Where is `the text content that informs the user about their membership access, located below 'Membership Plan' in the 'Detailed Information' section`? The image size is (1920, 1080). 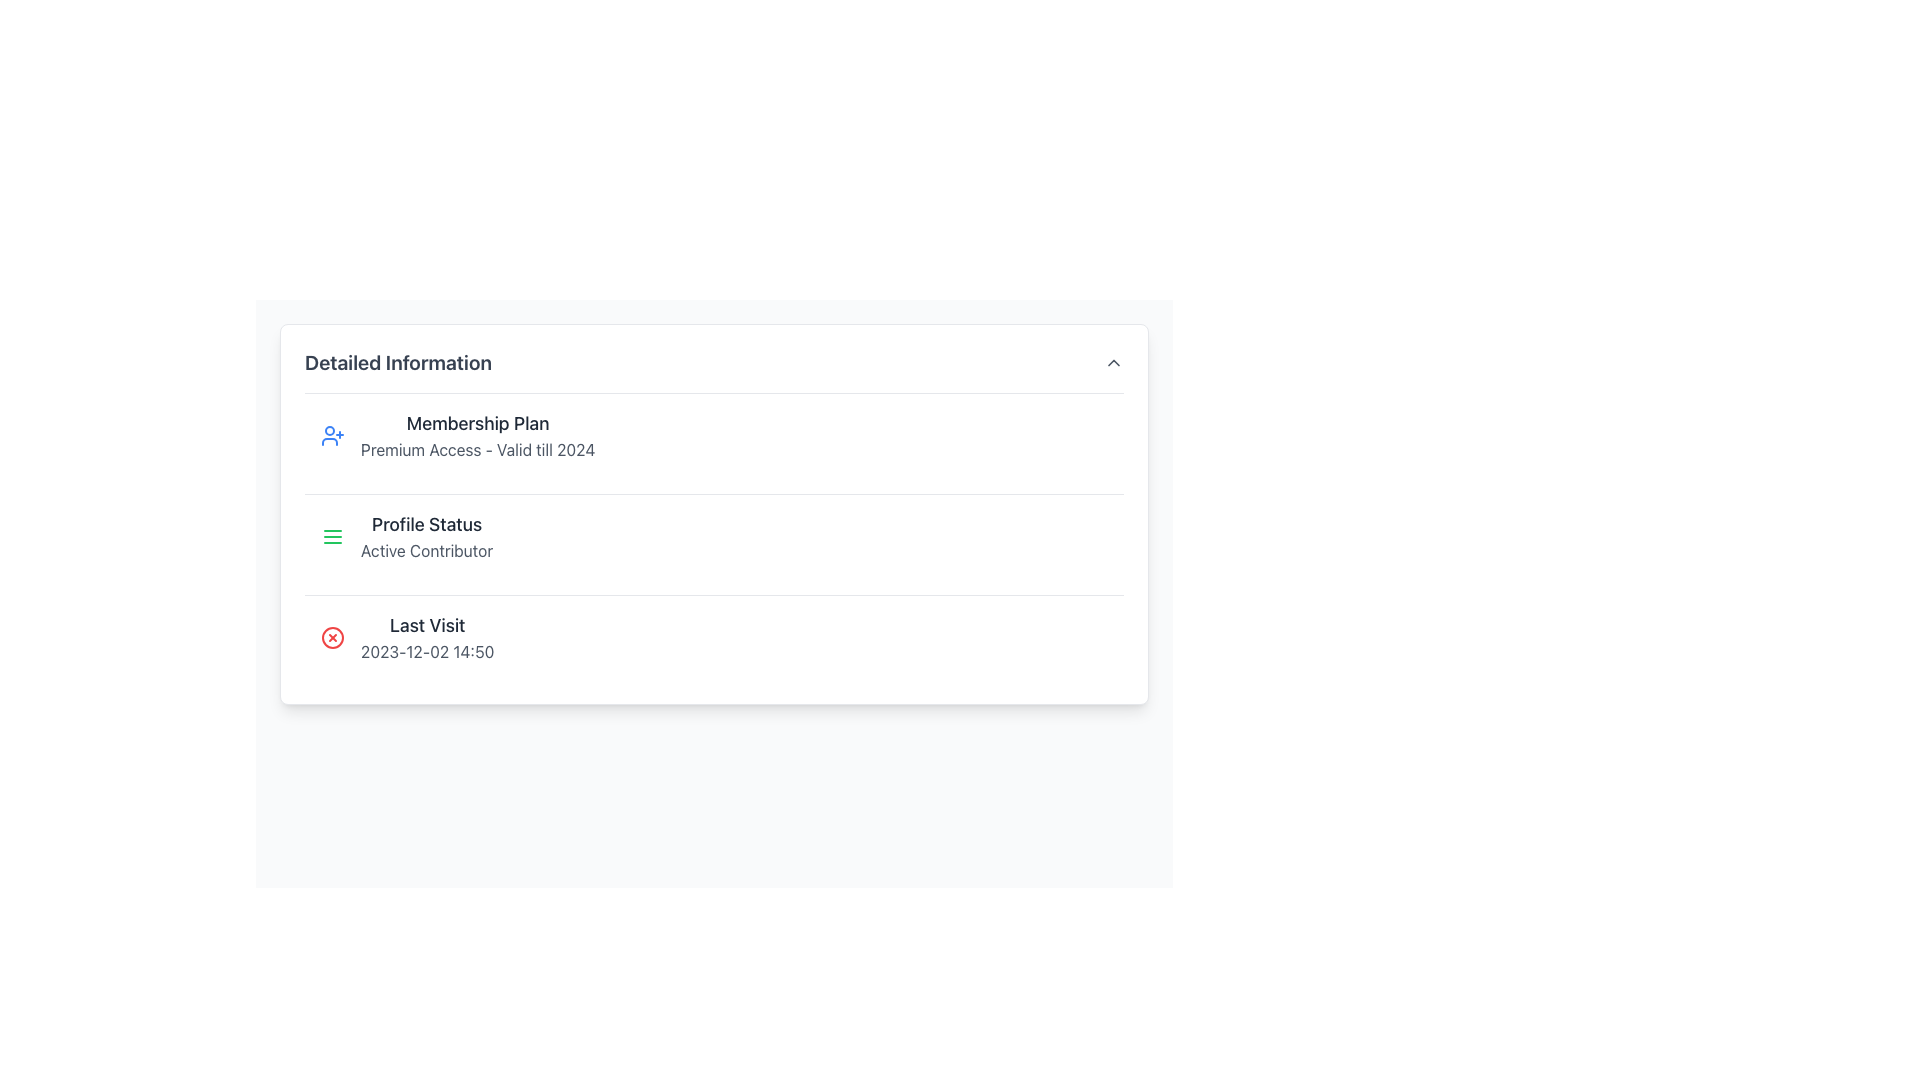 the text content that informs the user about their membership access, located below 'Membership Plan' in the 'Detailed Information' section is located at coordinates (477, 450).